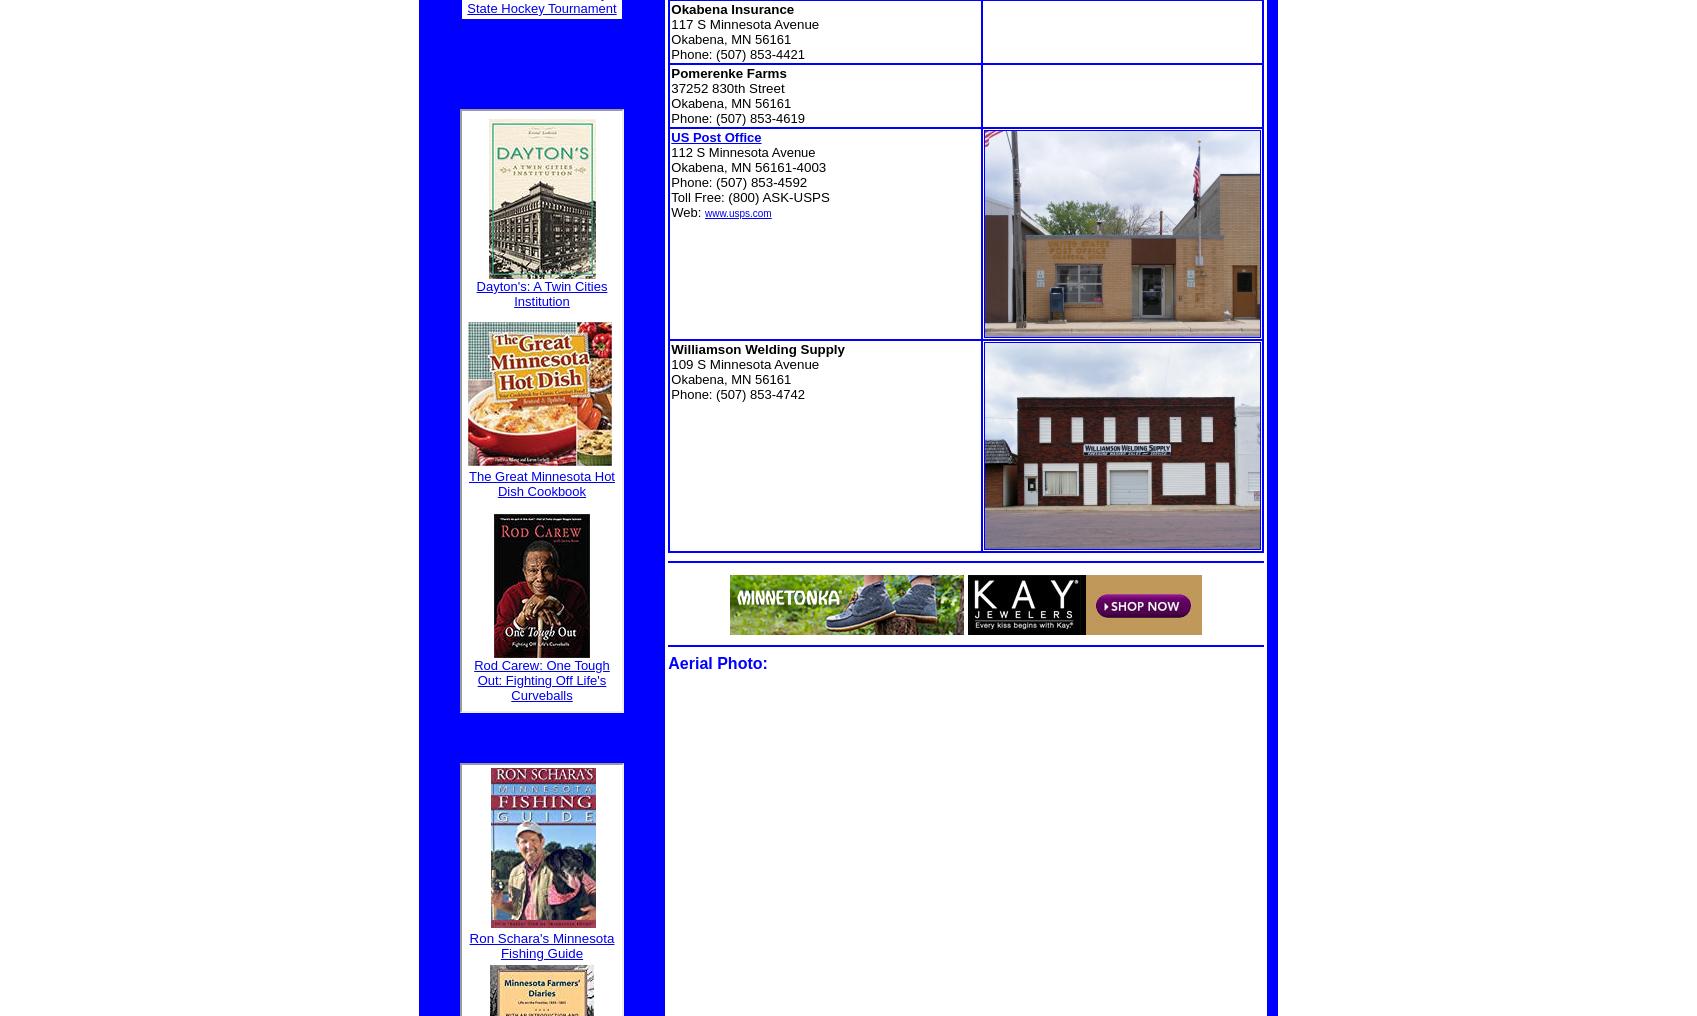  What do you see at coordinates (736, 393) in the screenshot?
I see `'Phone: (507) 853-4742'` at bounding box center [736, 393].